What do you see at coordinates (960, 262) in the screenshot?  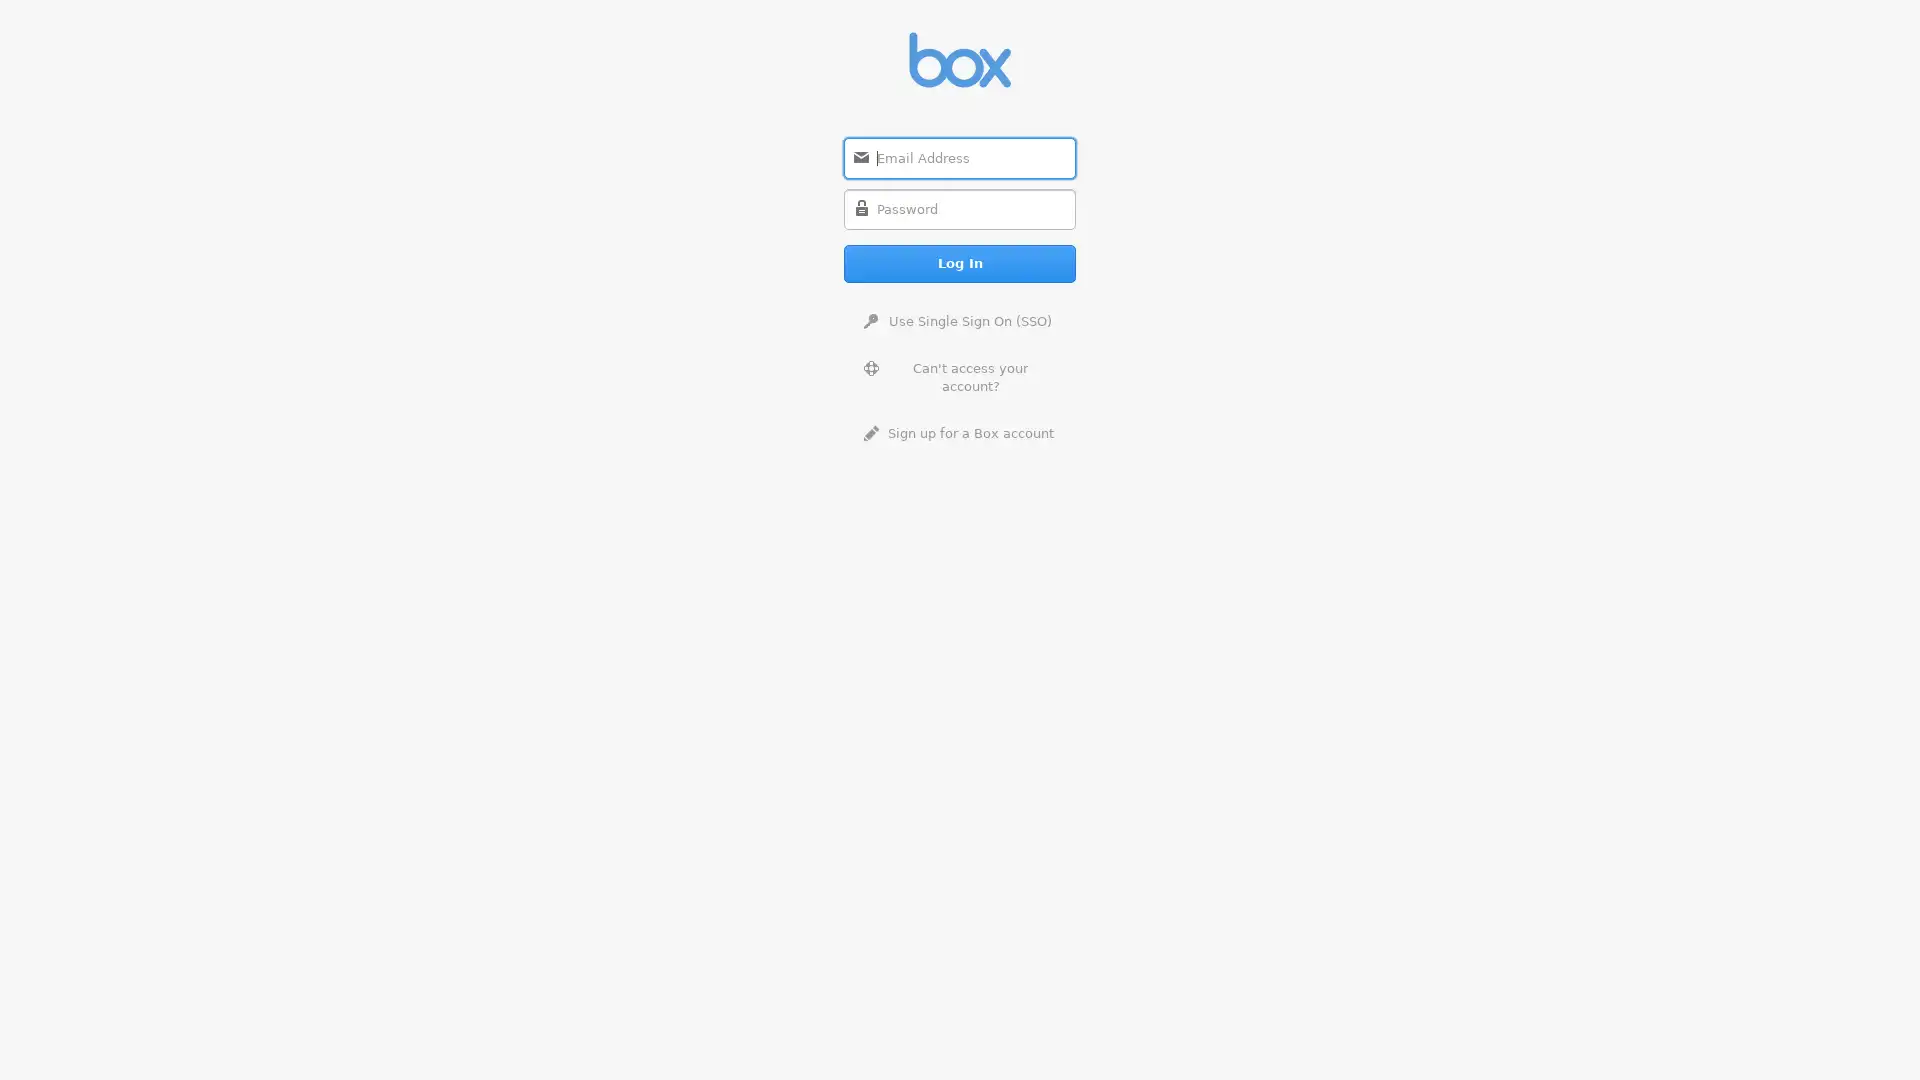 I see `Log In` at bounding box center [960, 262].